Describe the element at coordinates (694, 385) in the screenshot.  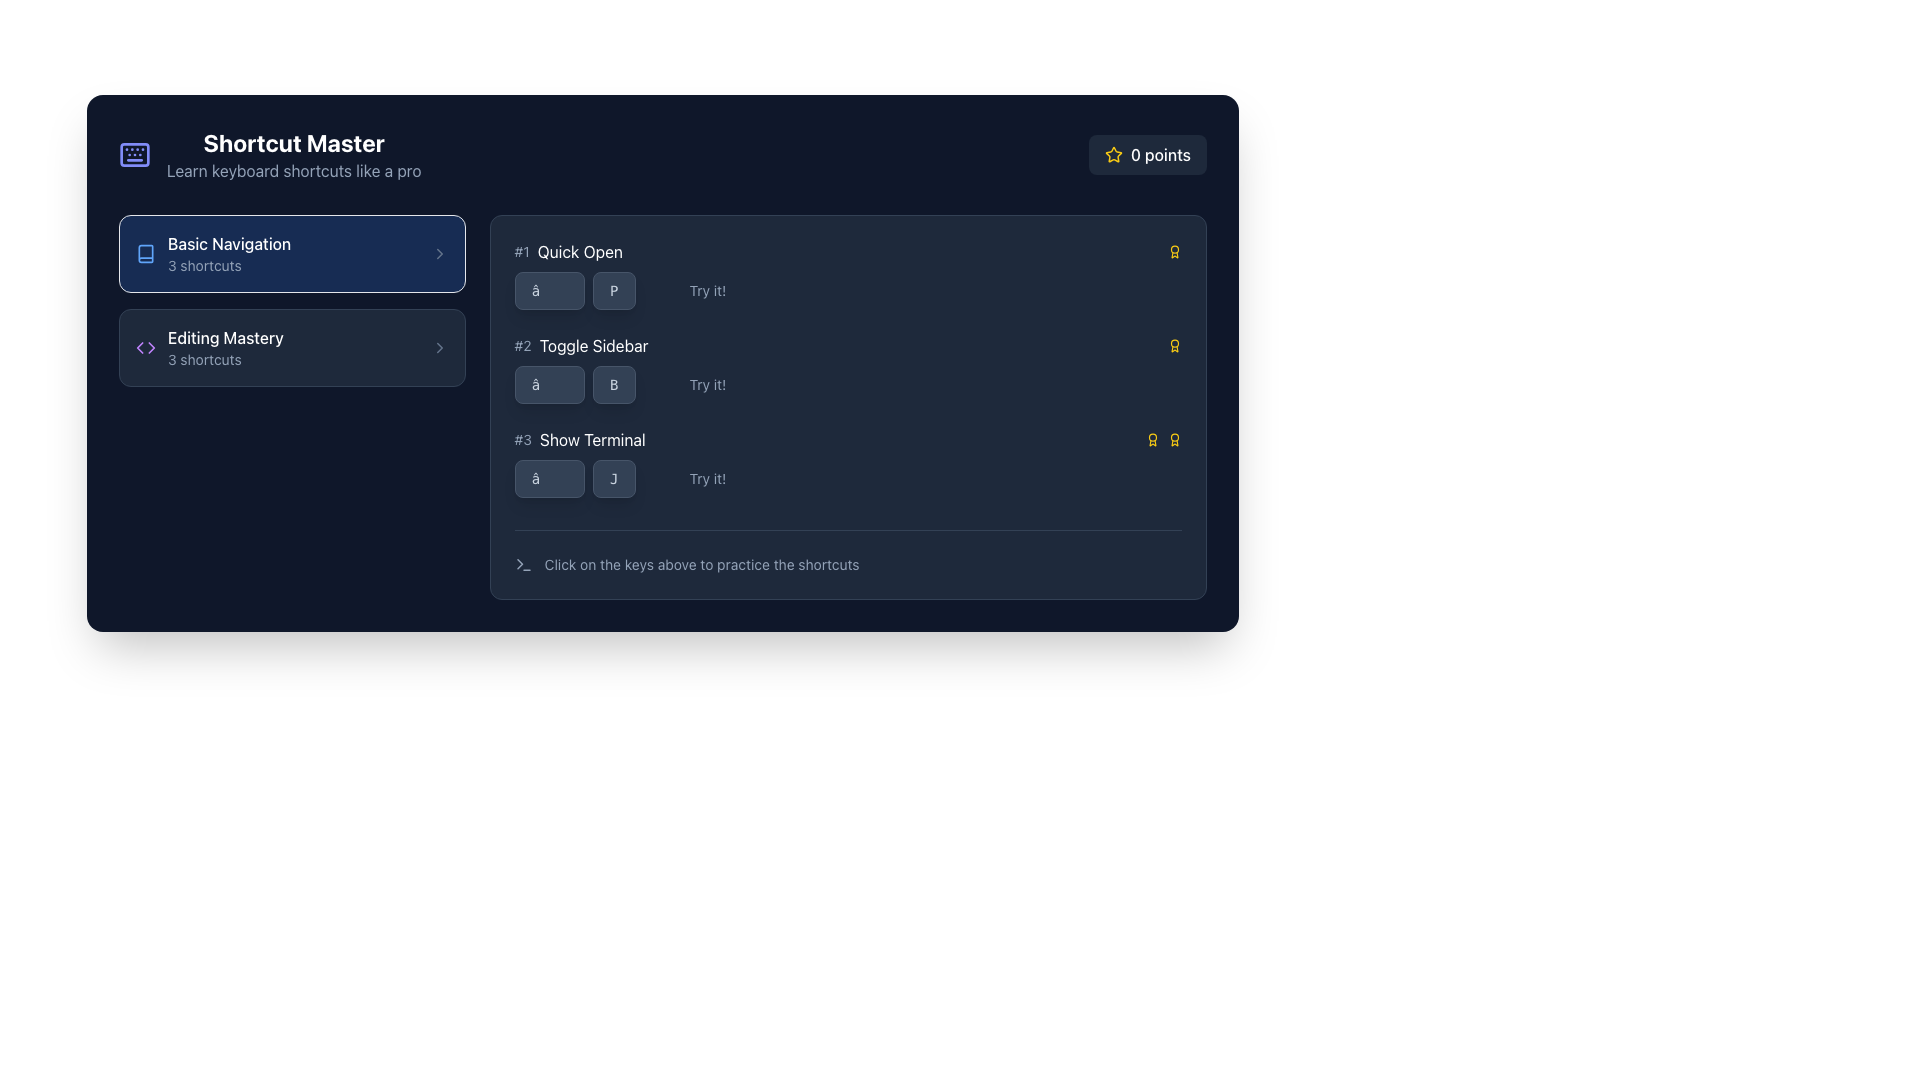
I see `the 'Try it!' button, which is a textual button styled in light slate gray, located to the right of the shortcut key indicator '⎇ B' in the horizontal layout for the 'Toggle Sidebar' shortcut demonstration` at that location.